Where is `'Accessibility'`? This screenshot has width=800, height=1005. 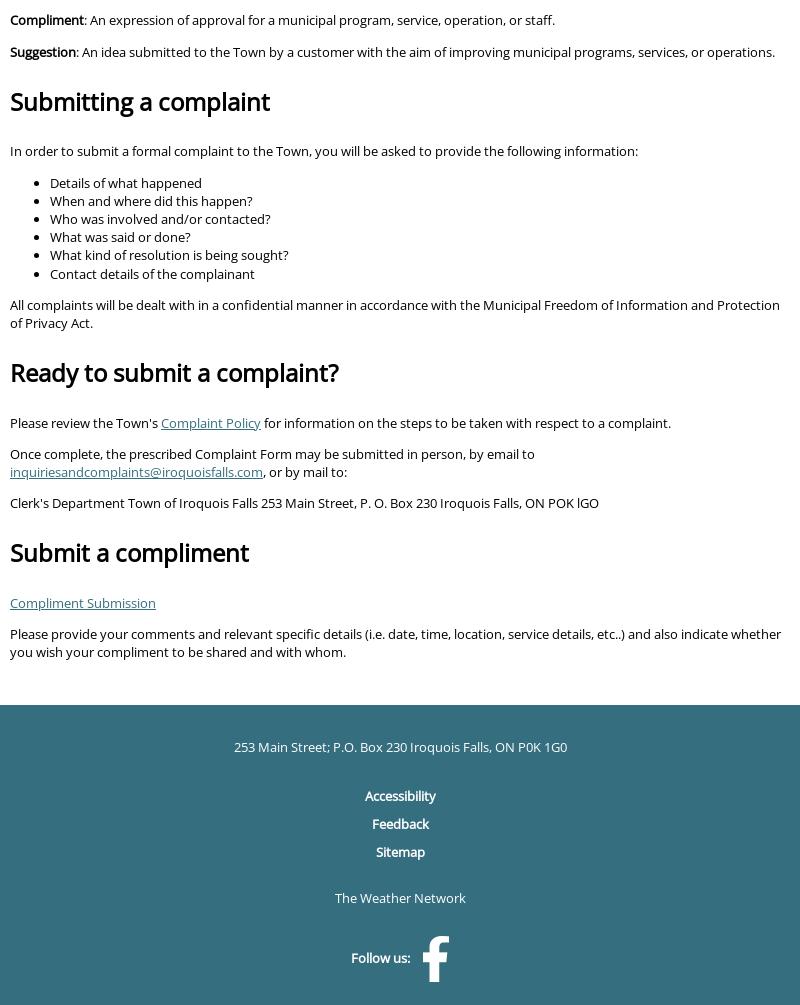 'Accessibility' is located at coordinates (398, 794).